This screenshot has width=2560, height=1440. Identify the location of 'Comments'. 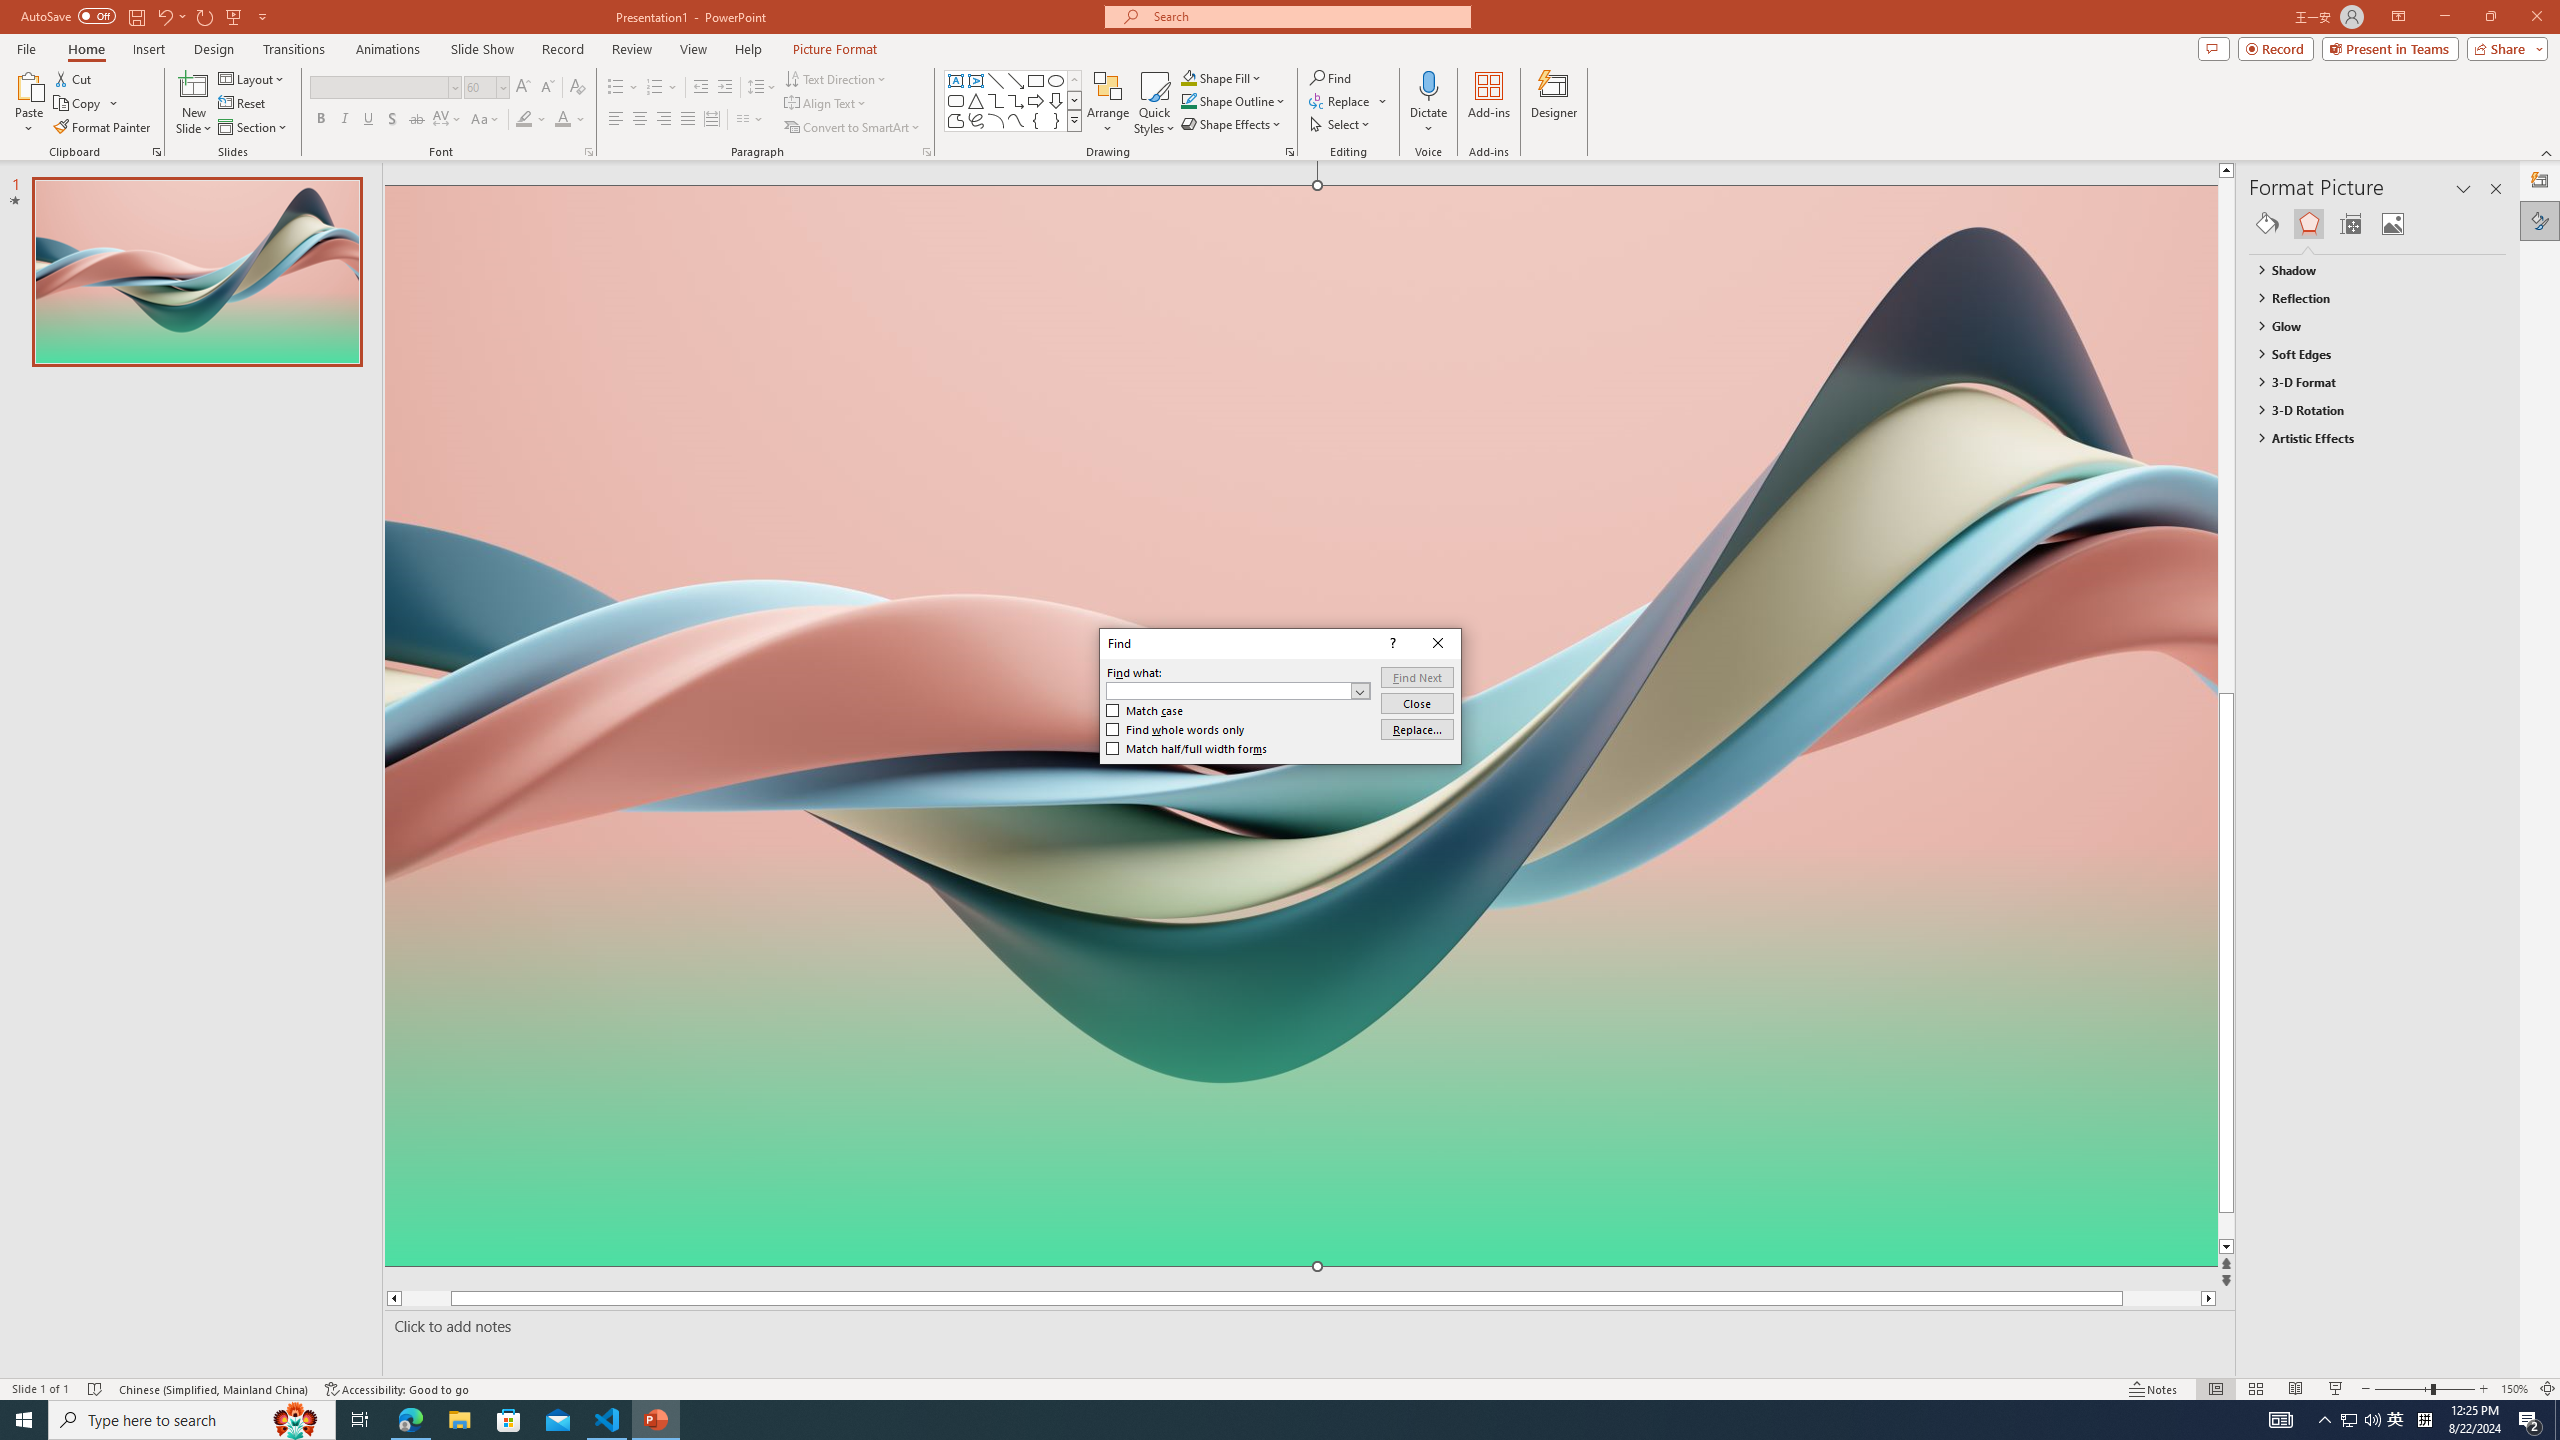
(2213, 47).